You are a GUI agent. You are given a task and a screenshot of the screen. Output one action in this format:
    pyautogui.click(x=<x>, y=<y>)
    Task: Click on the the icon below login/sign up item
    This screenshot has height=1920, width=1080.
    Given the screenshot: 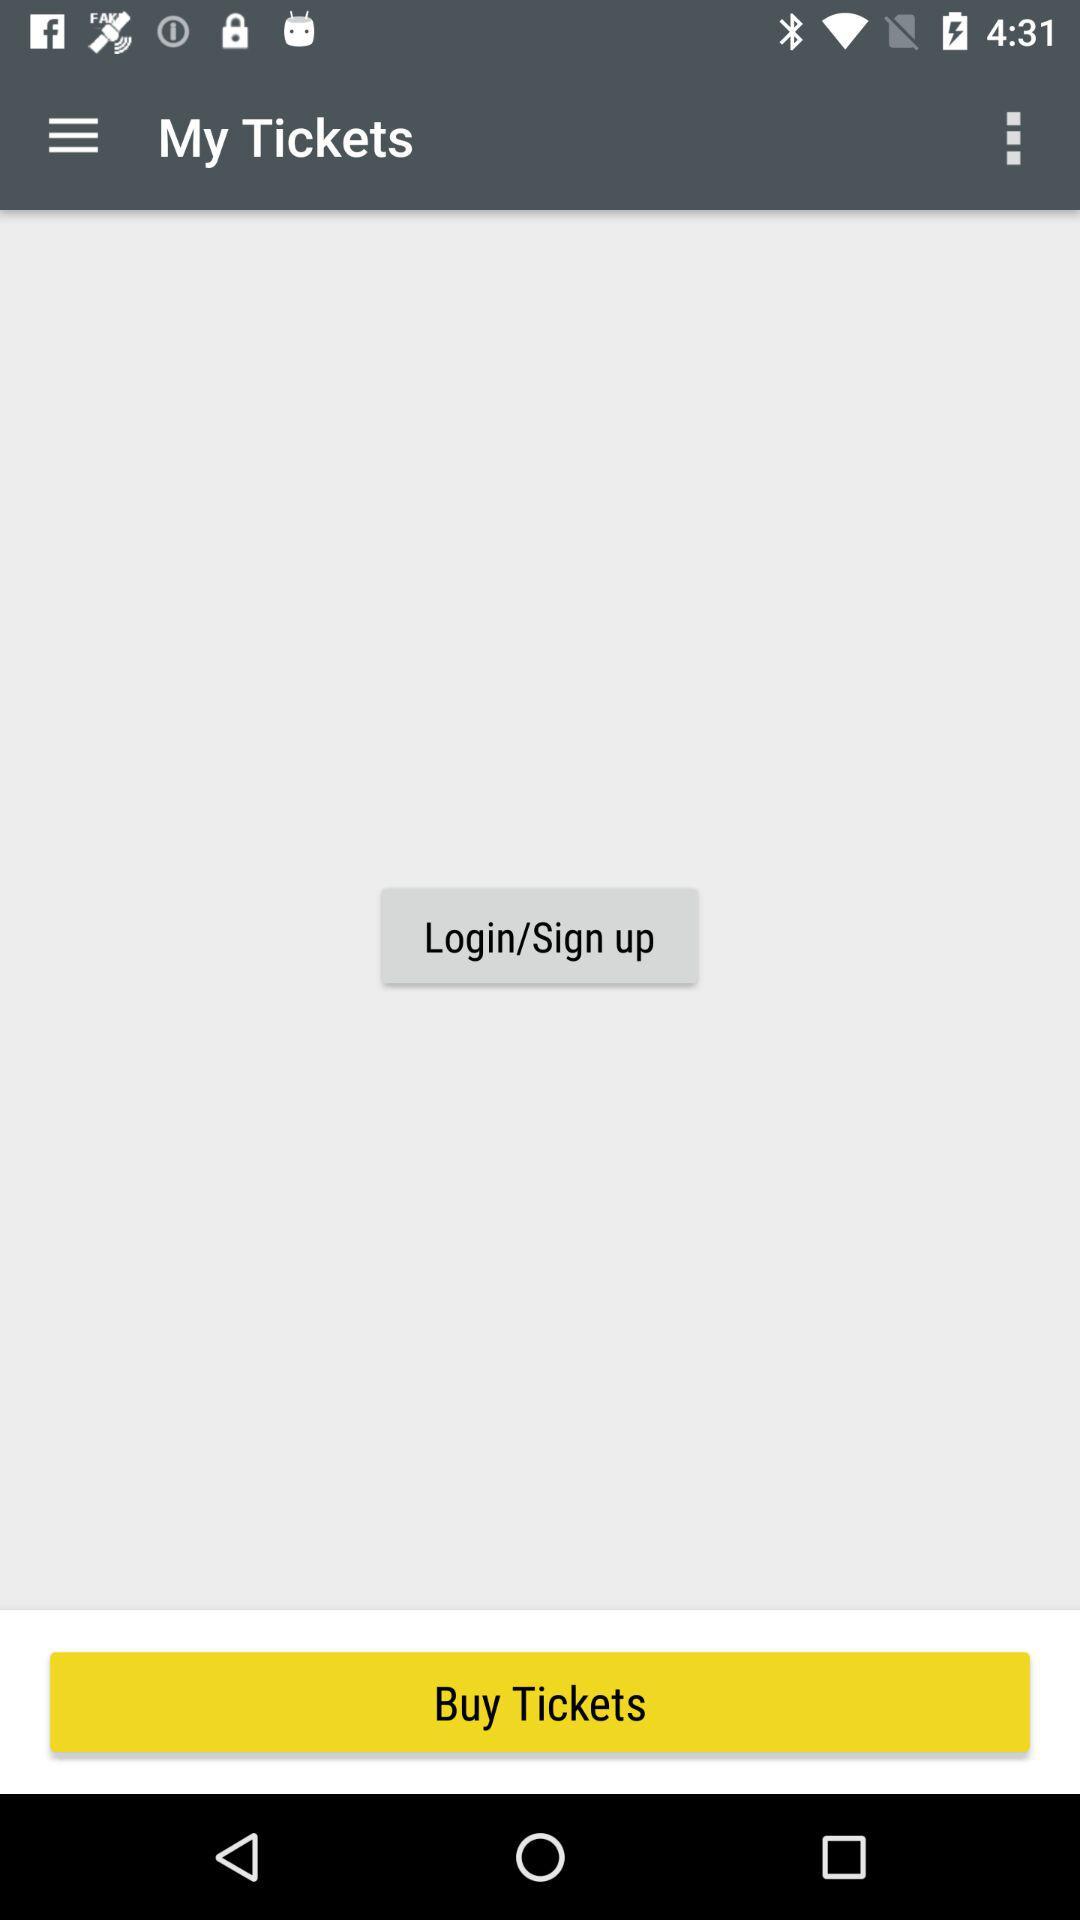 What is the action you would take?
    pyautogui.click(x=540, y=1701)
    